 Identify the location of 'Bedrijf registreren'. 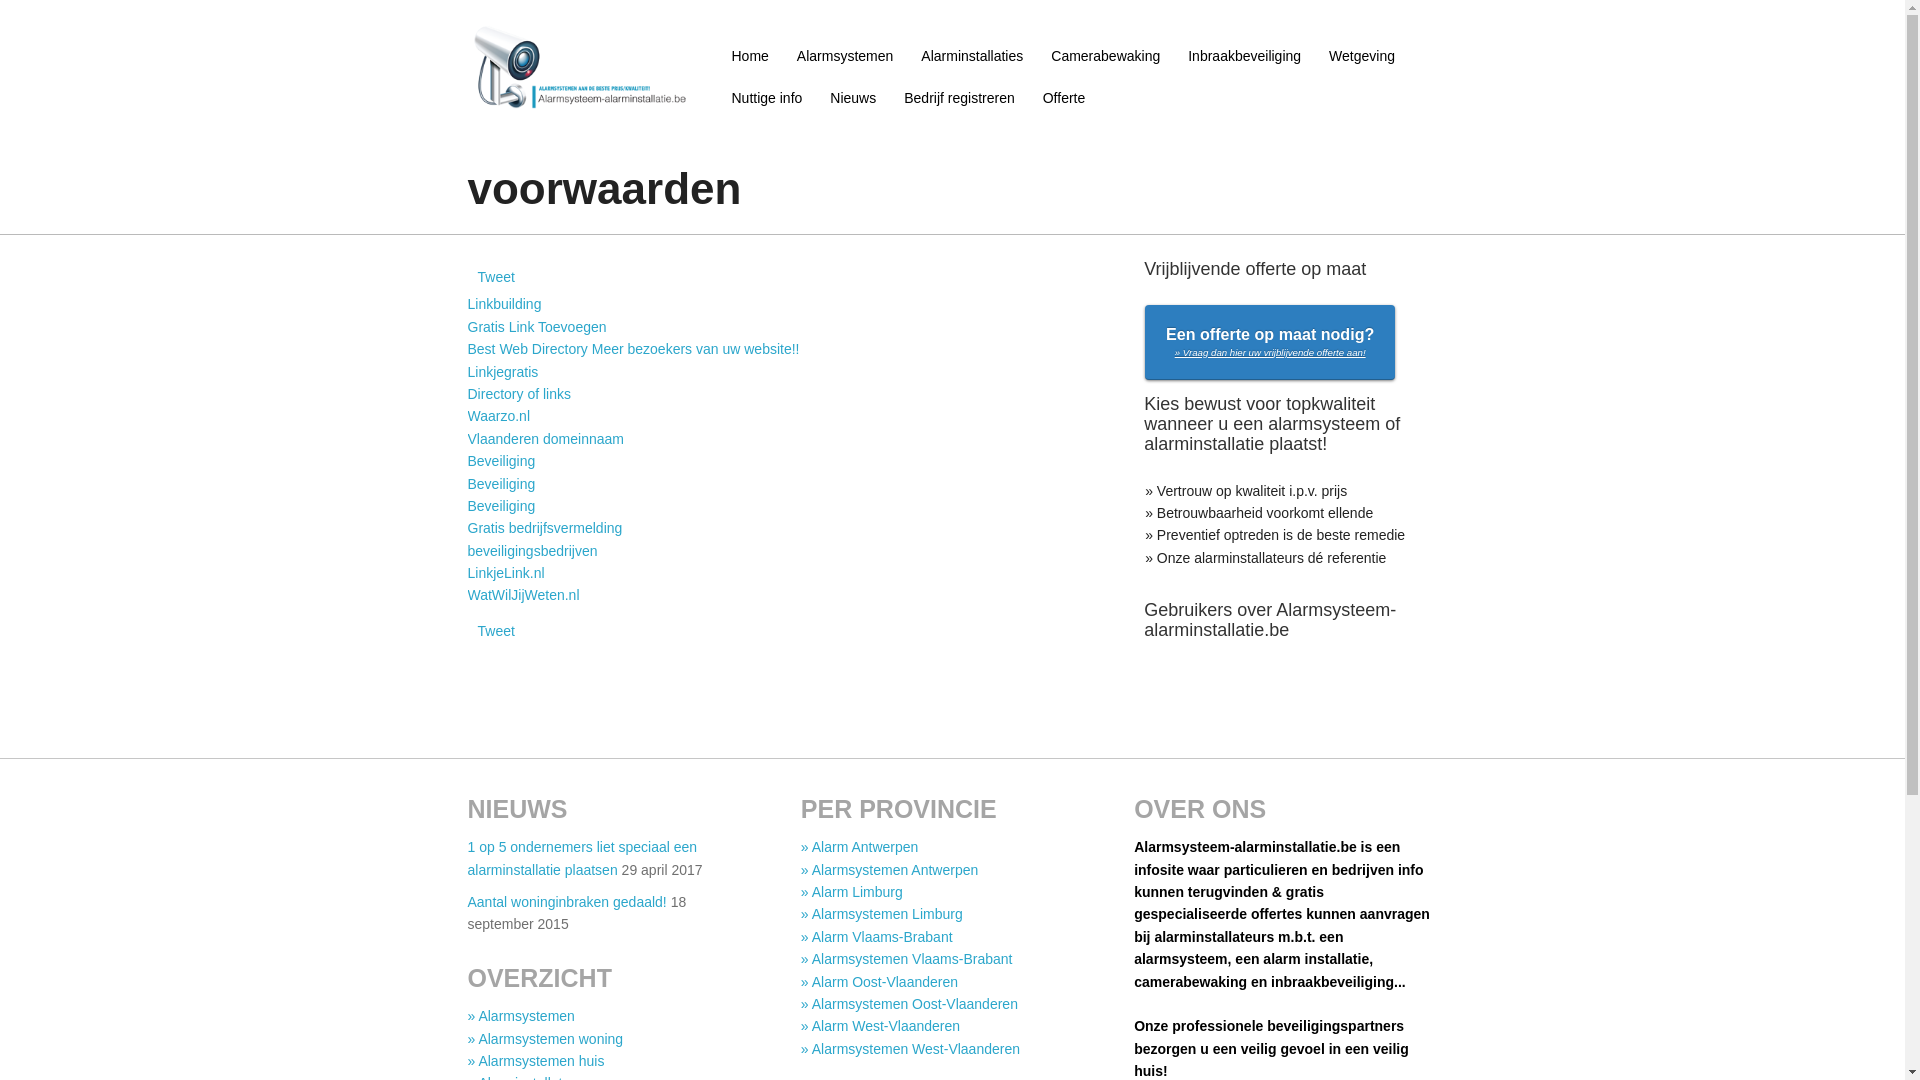
(958, 97).